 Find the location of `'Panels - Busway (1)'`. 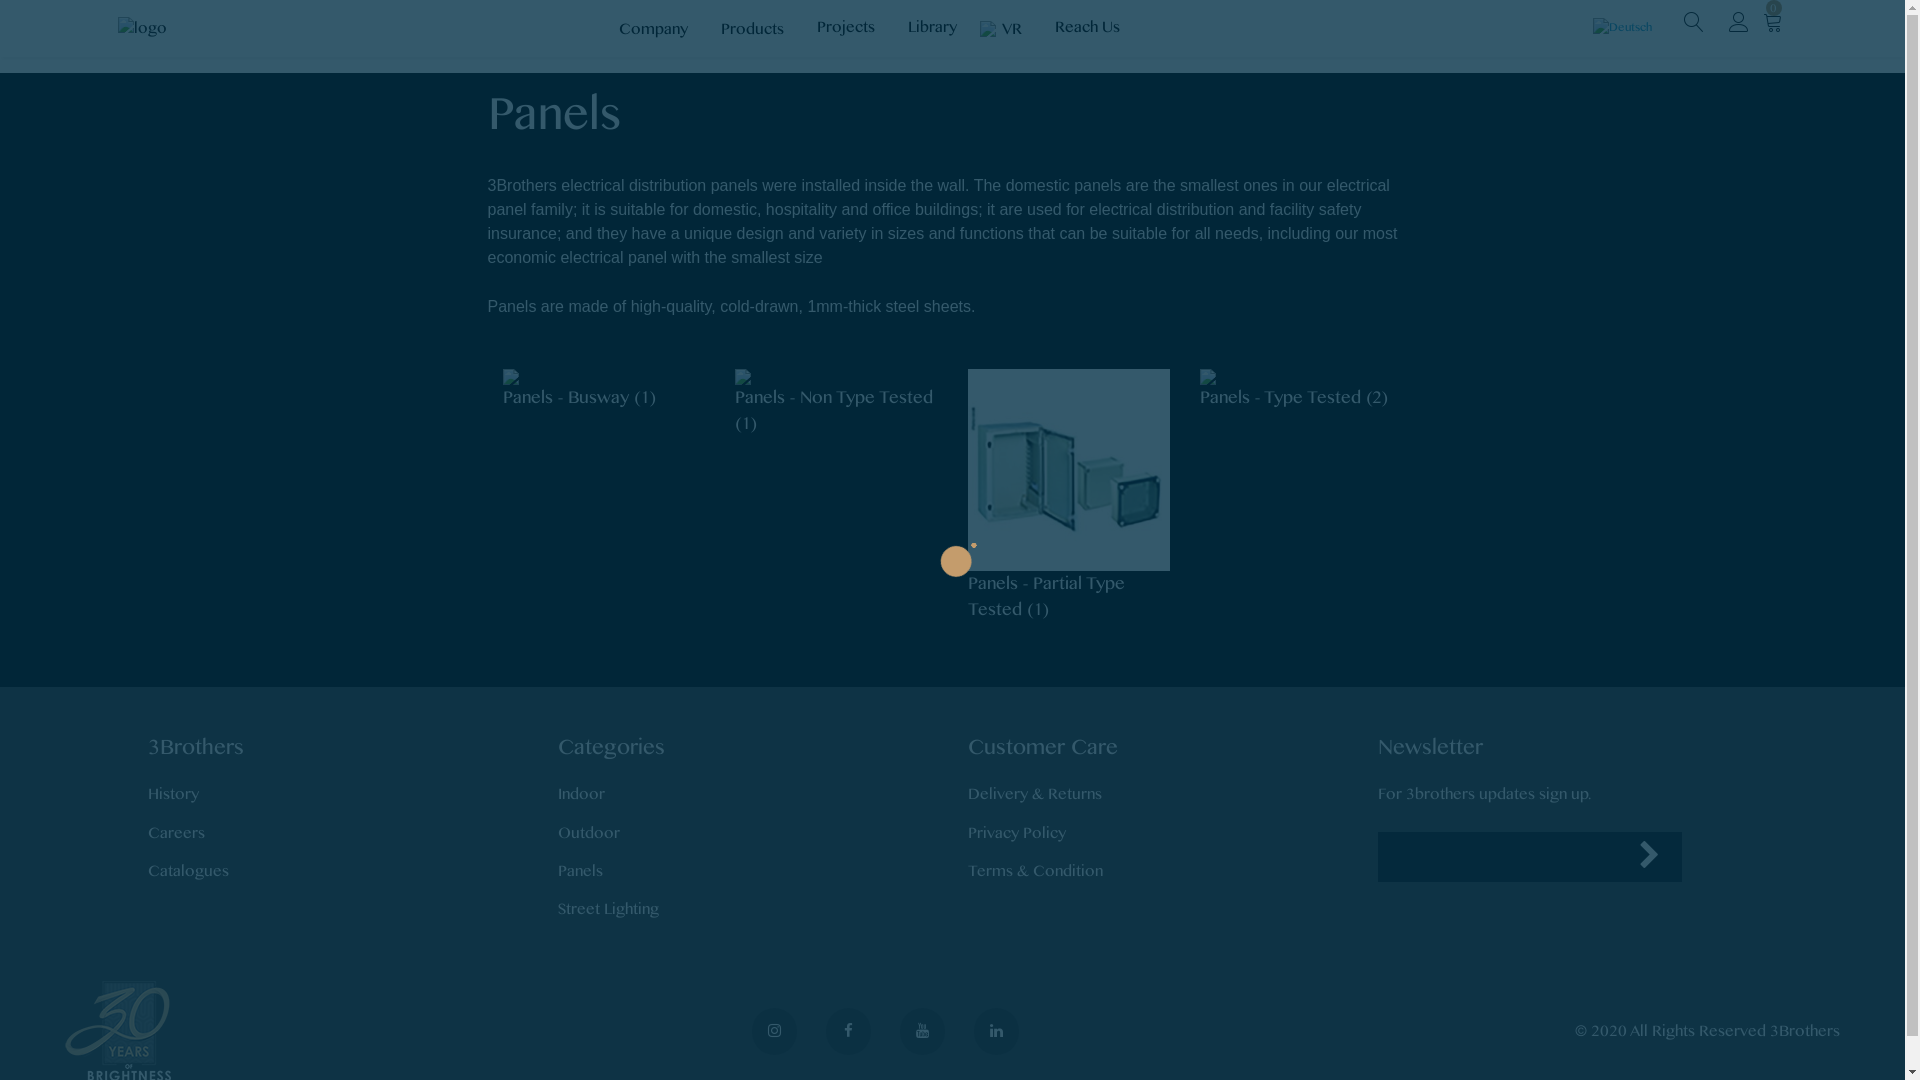

'Panels - Busway (1)' is located at coordinates (602, 388).